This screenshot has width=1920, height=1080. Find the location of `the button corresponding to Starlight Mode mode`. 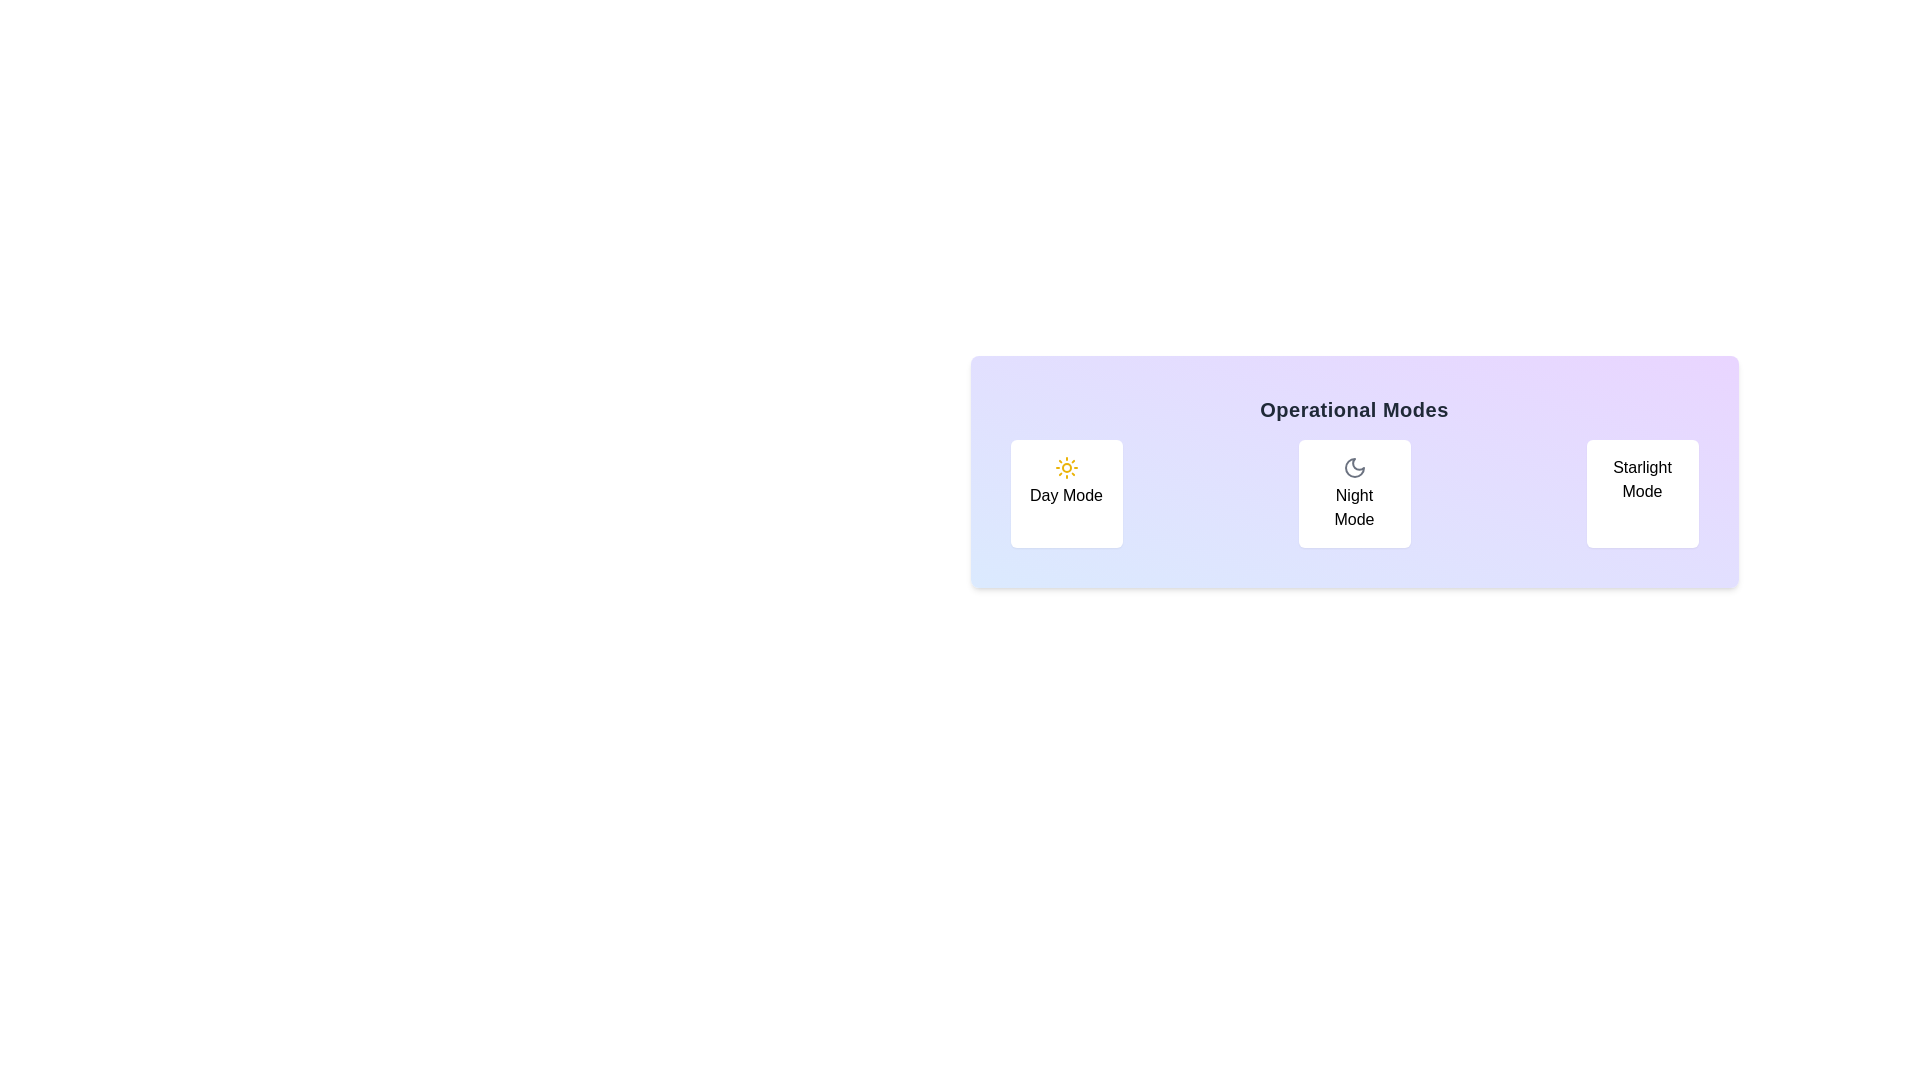

the button corresponding to Starlight Mode mode is located at coordinates (1642, 493).